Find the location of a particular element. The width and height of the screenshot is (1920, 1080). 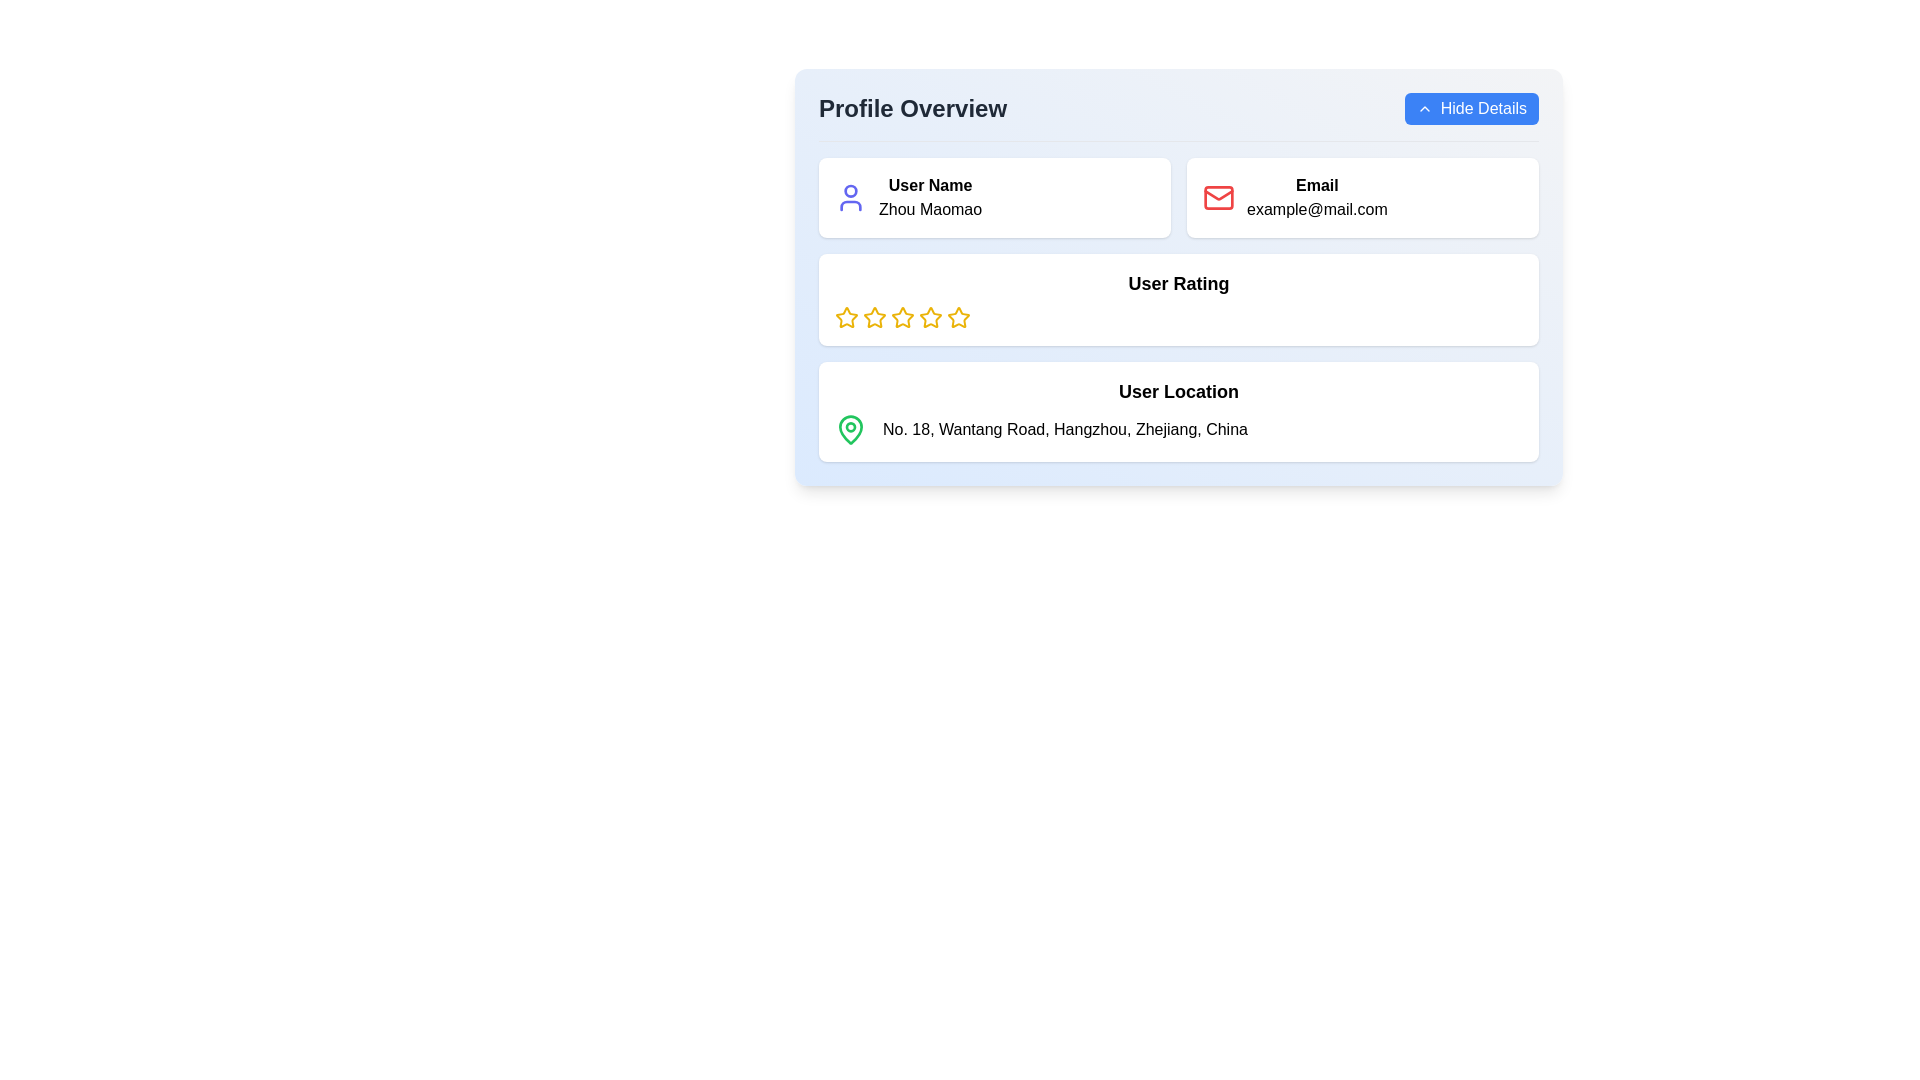

the header element that serves as the title for the user profile section, located at the top-left side of the interface is located at coordinates (911, 108).